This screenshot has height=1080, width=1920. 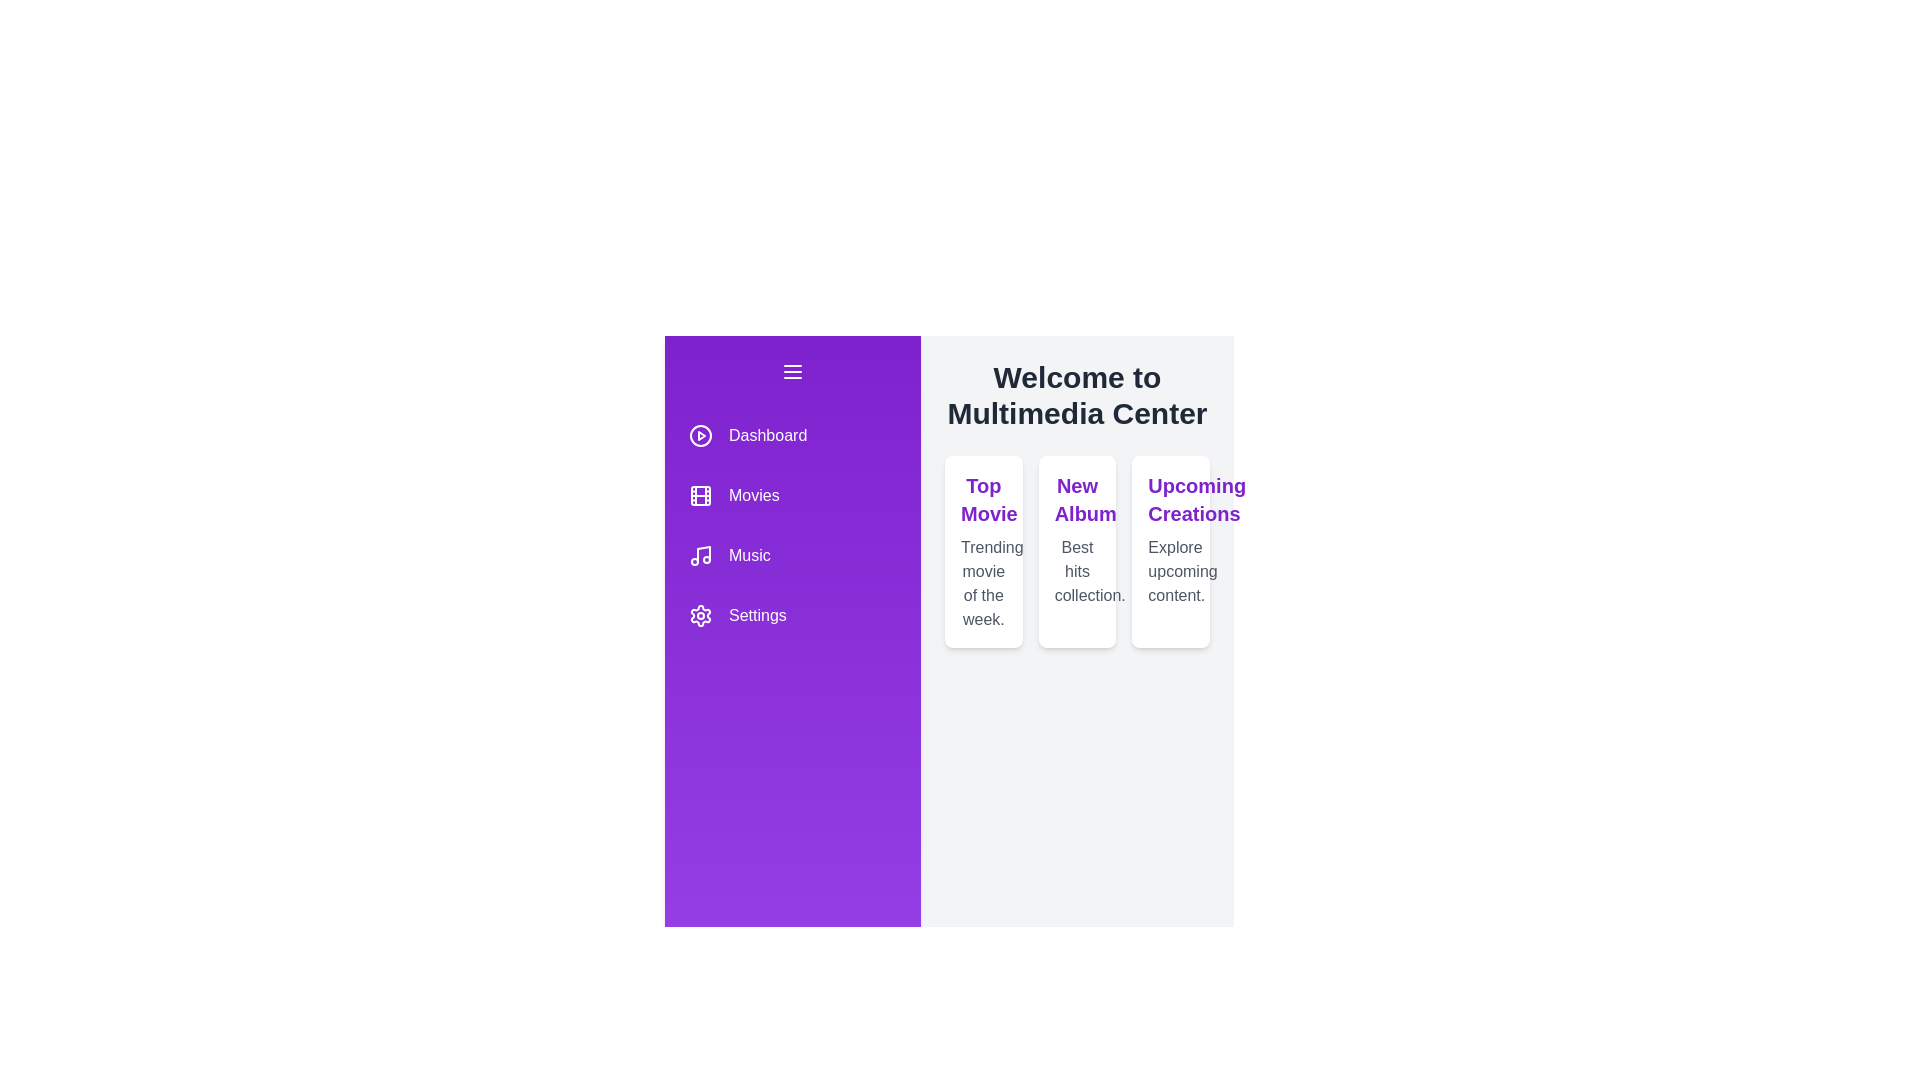 What do you see at coordinates (791, 495) in the screenshot?
I see `the menu item Movies to observe the hover effect` at bounding box center [791, 495].